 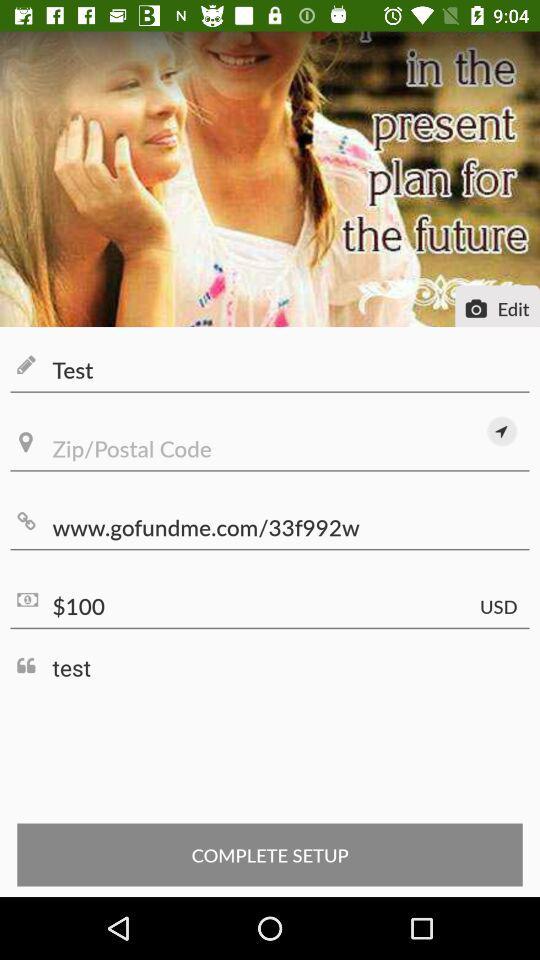 I want to click on the icon below the test item, so click(x=270, y=449).